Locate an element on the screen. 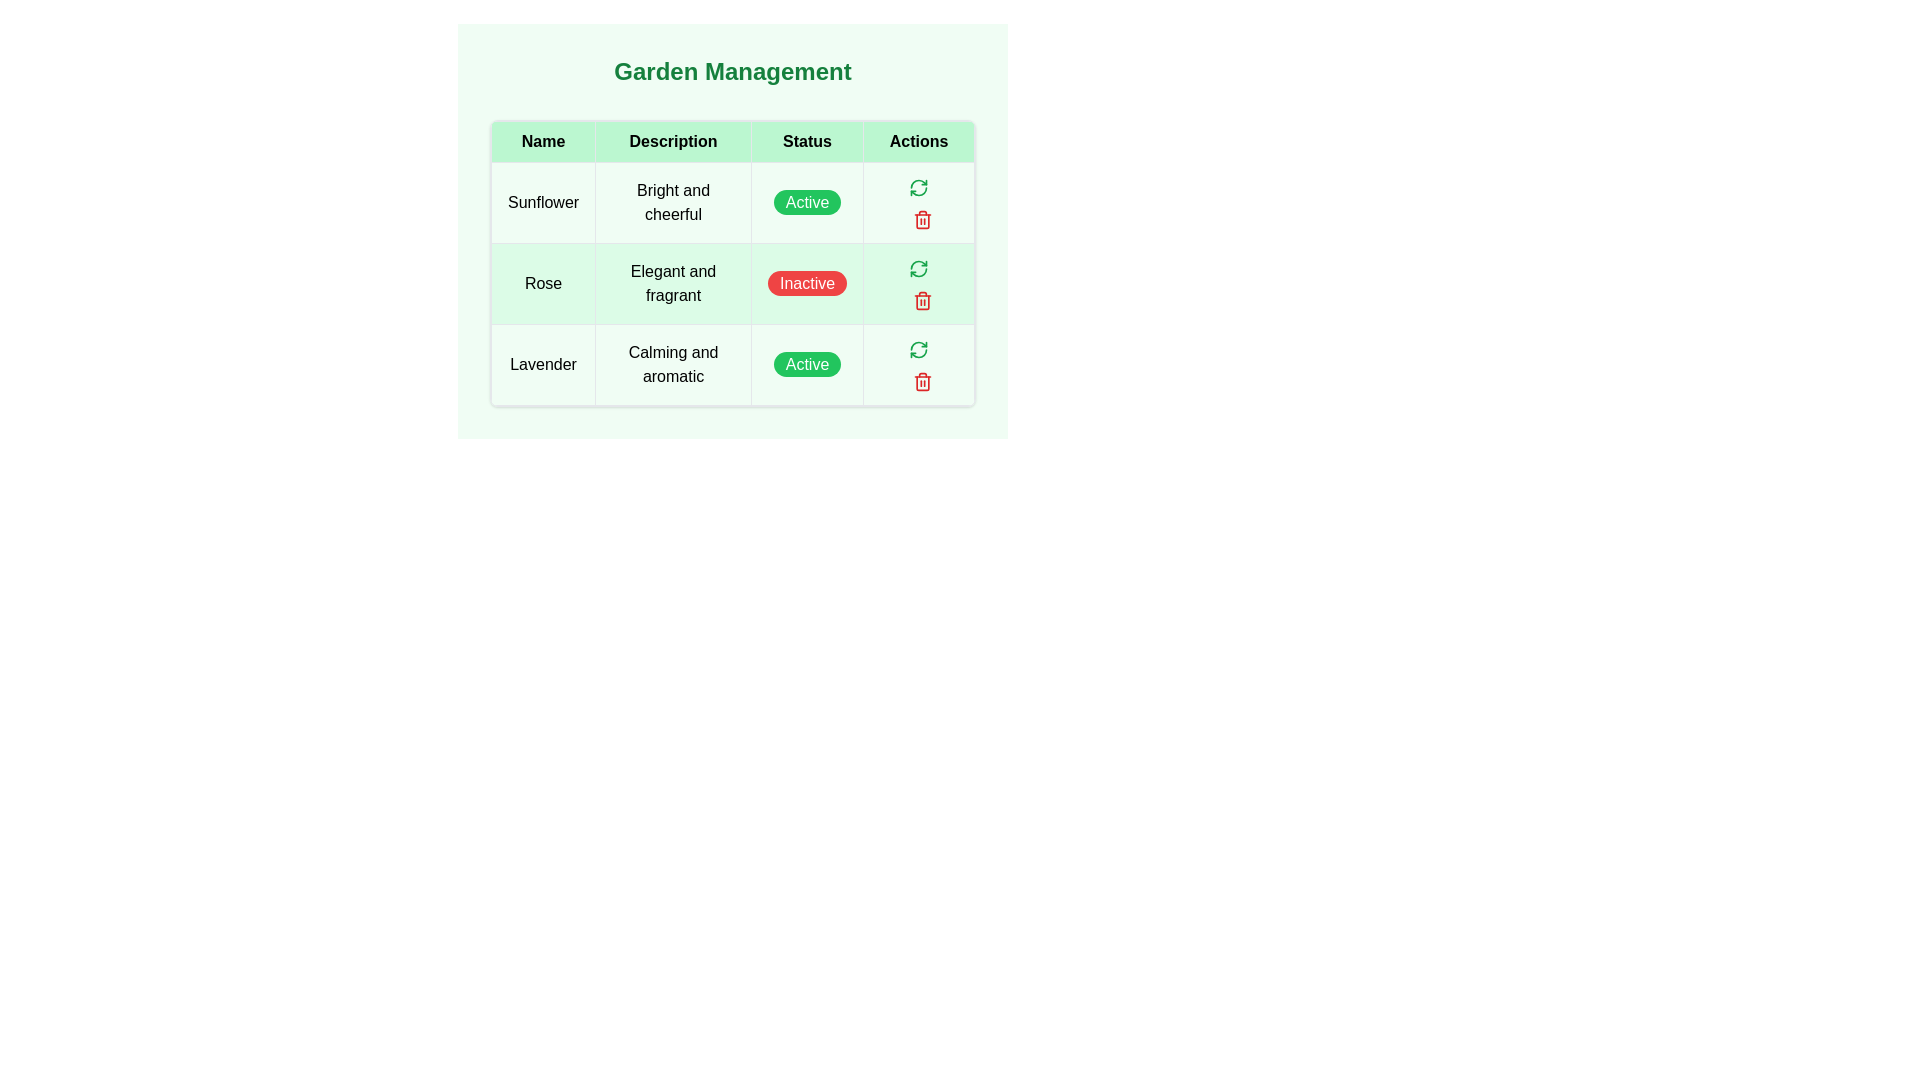  top-left arc component of the refresh icon in the 'Actions' column for the first row corresponding to the 'Sunflower' entry in the DOM is located at coordinates (918, 264).